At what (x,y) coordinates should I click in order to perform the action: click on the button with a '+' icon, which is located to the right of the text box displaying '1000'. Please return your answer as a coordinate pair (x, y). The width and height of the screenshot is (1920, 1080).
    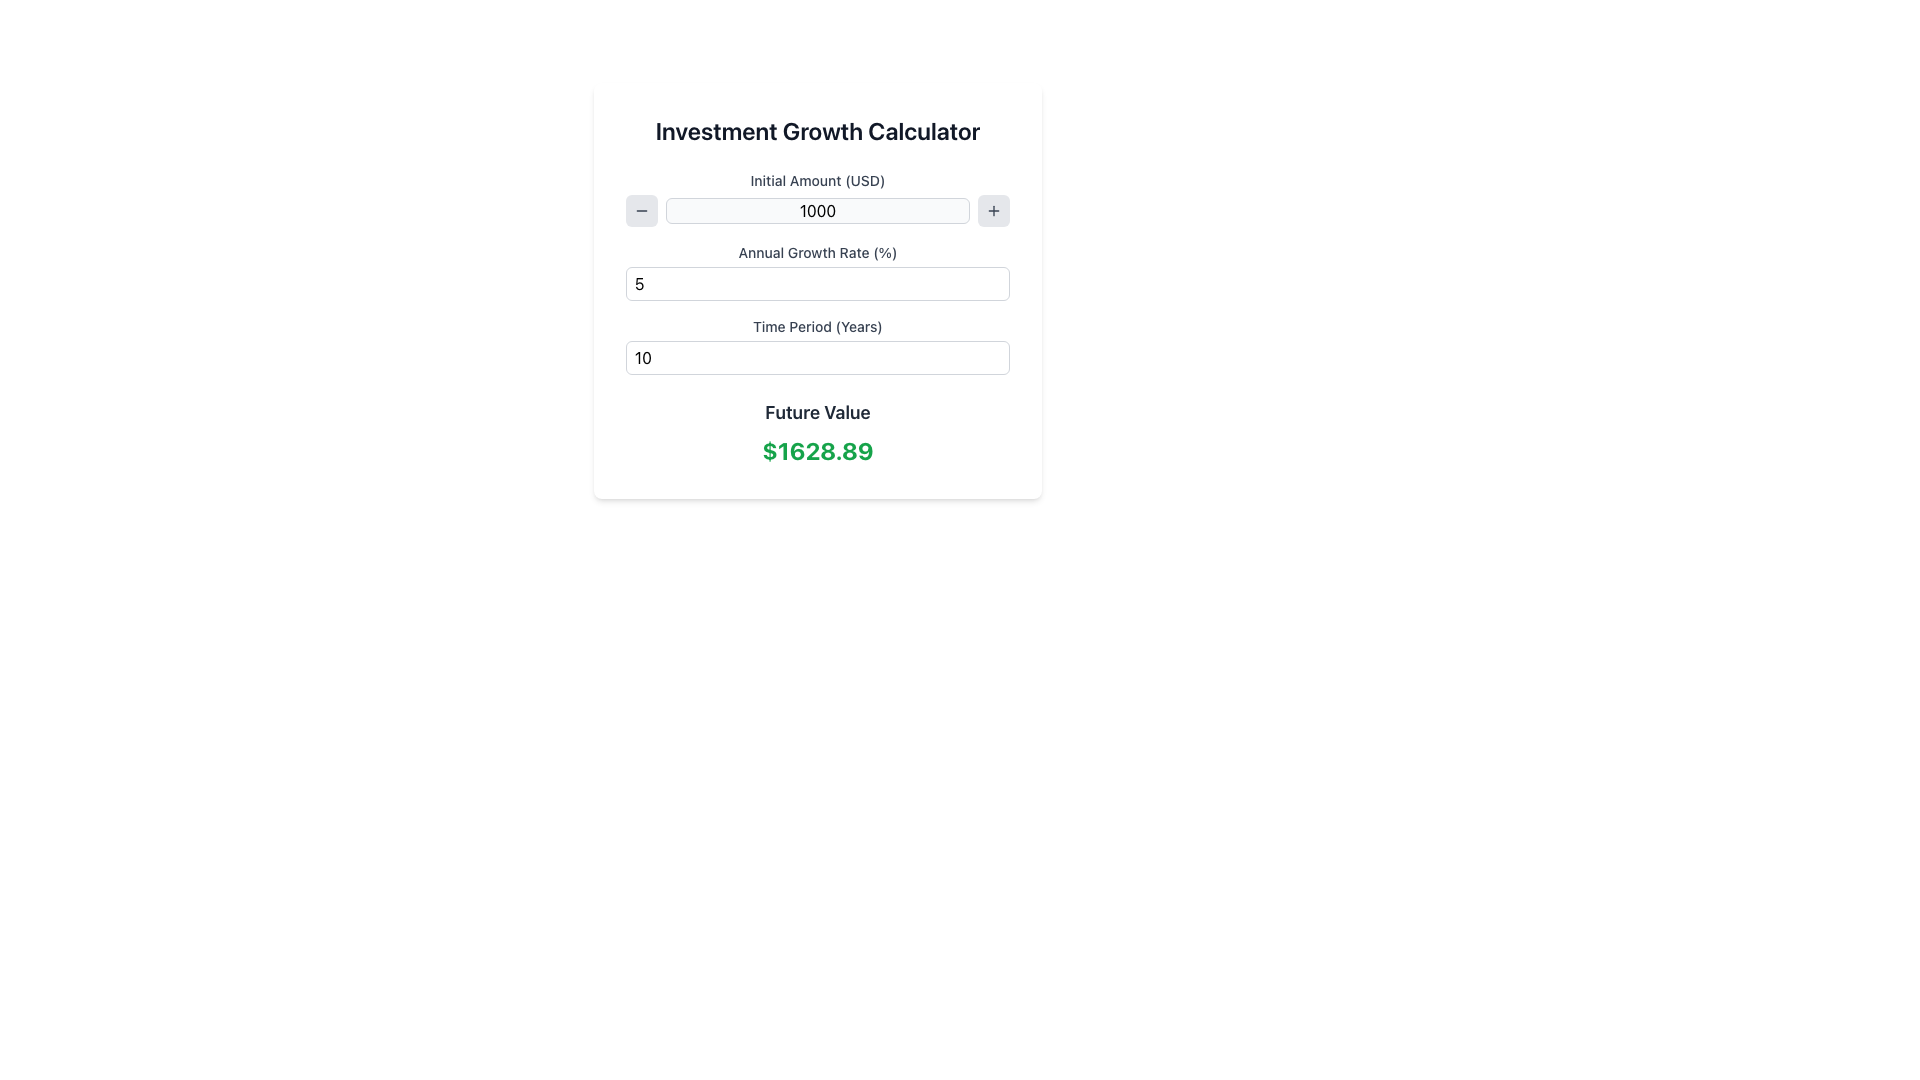
    Looking at the image, I should click on (993, 211).